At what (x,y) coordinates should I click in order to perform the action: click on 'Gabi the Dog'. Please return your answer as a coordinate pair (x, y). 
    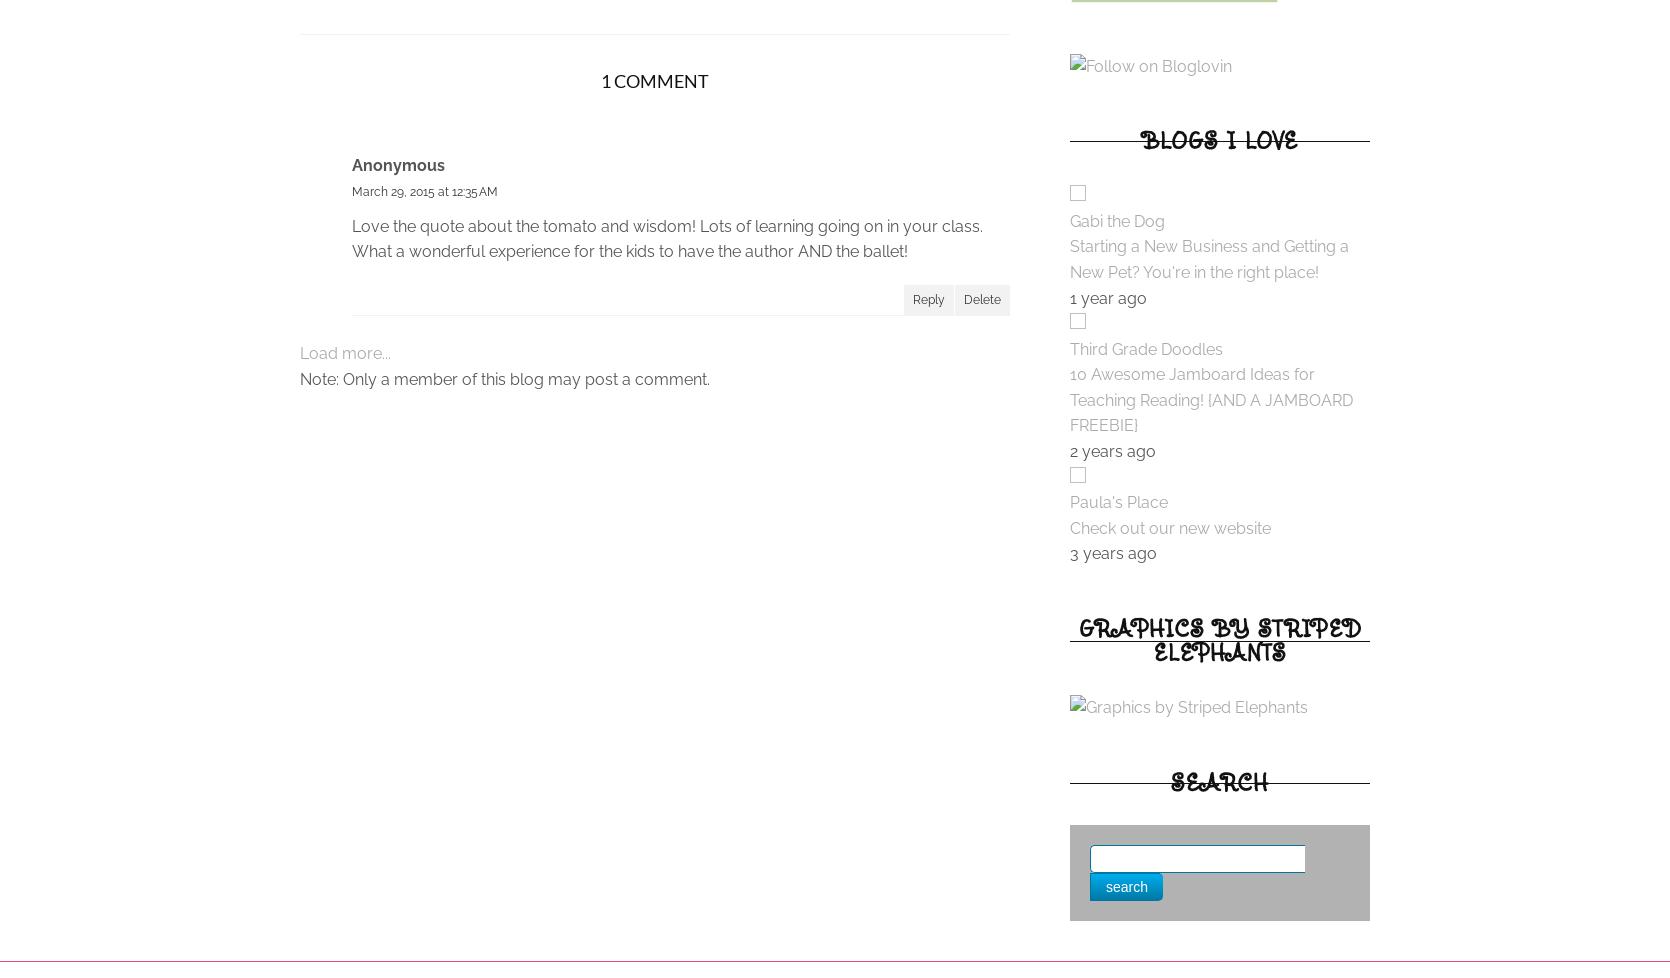
    Looking at the image, I should click on (1116, 220).